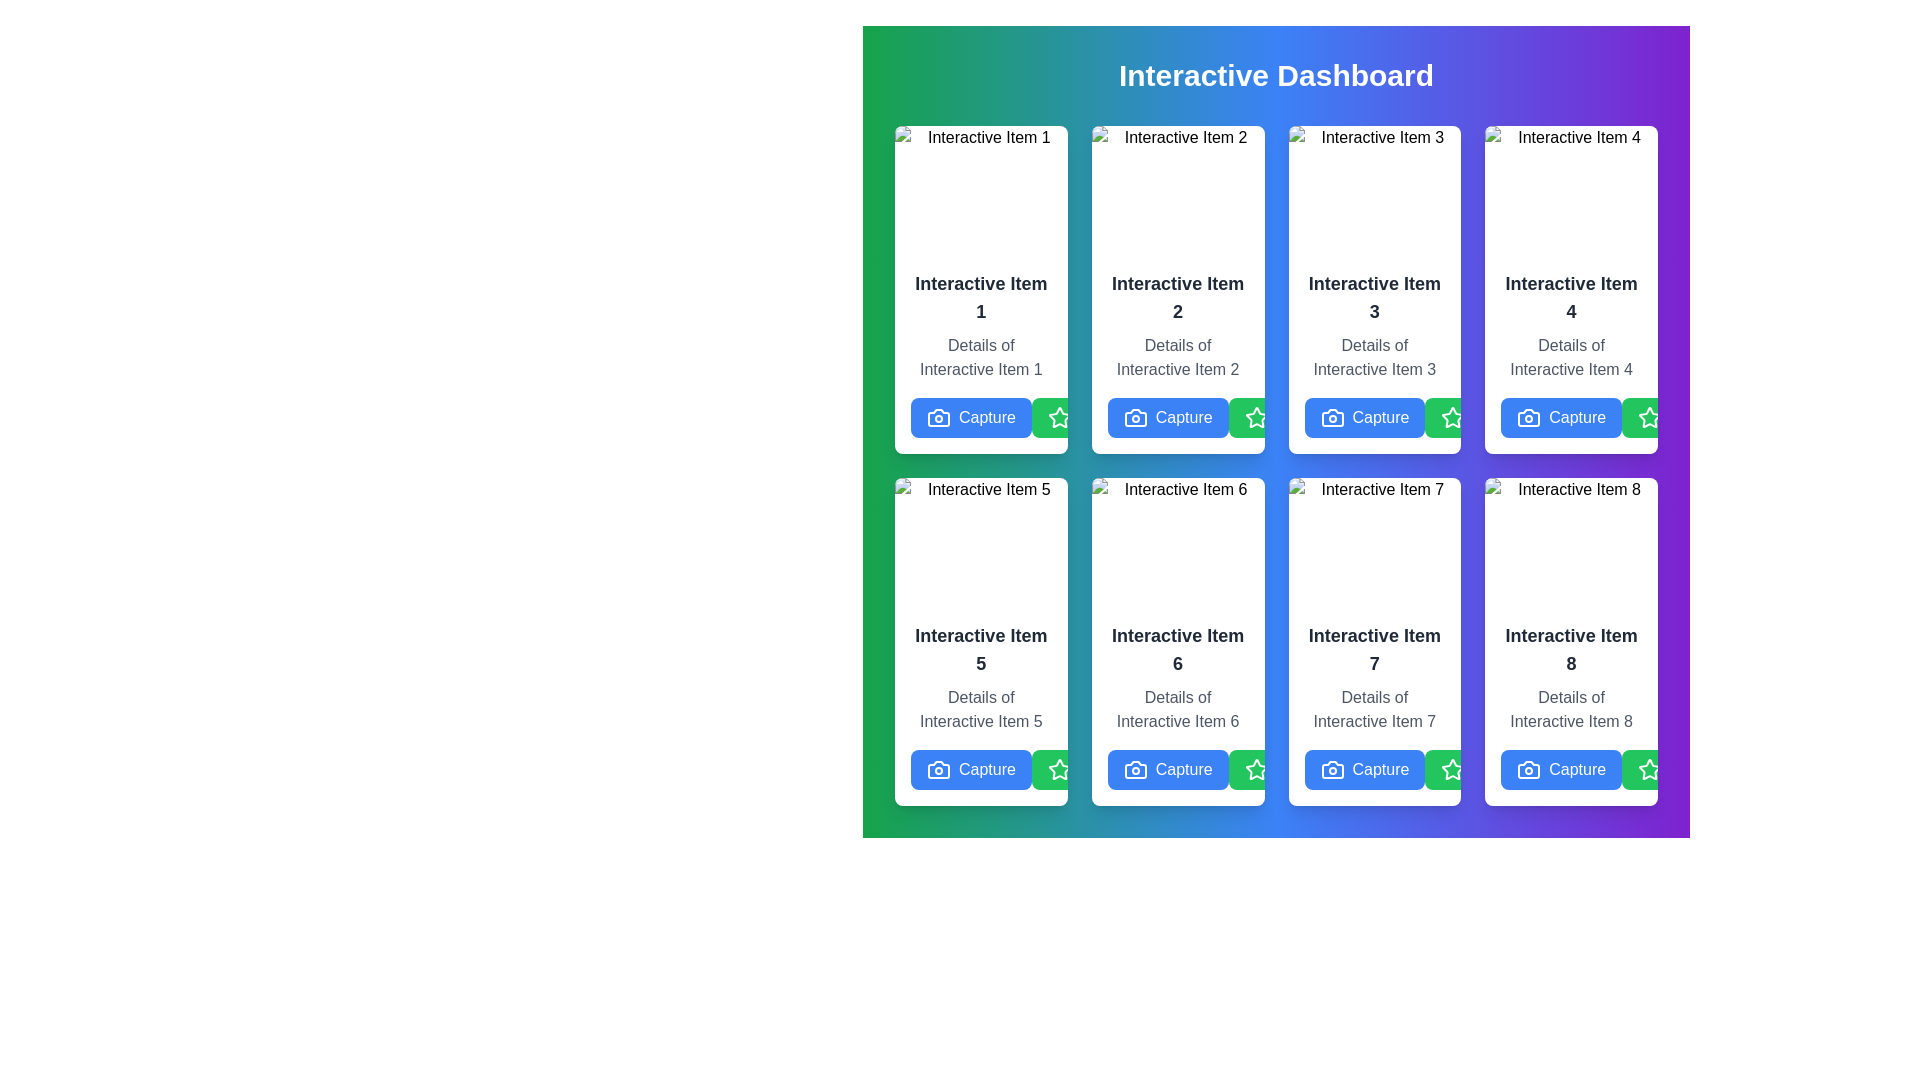 The height and width of the screenshot is (1080, 1920). Describe the element at coordinates (1373, 357) in the screenshot. I see `the static text displaying 'Details of Interactive Item 3', which is located below the header 'Interactive Item 3' and above the action buttons in the card layout` at that location.